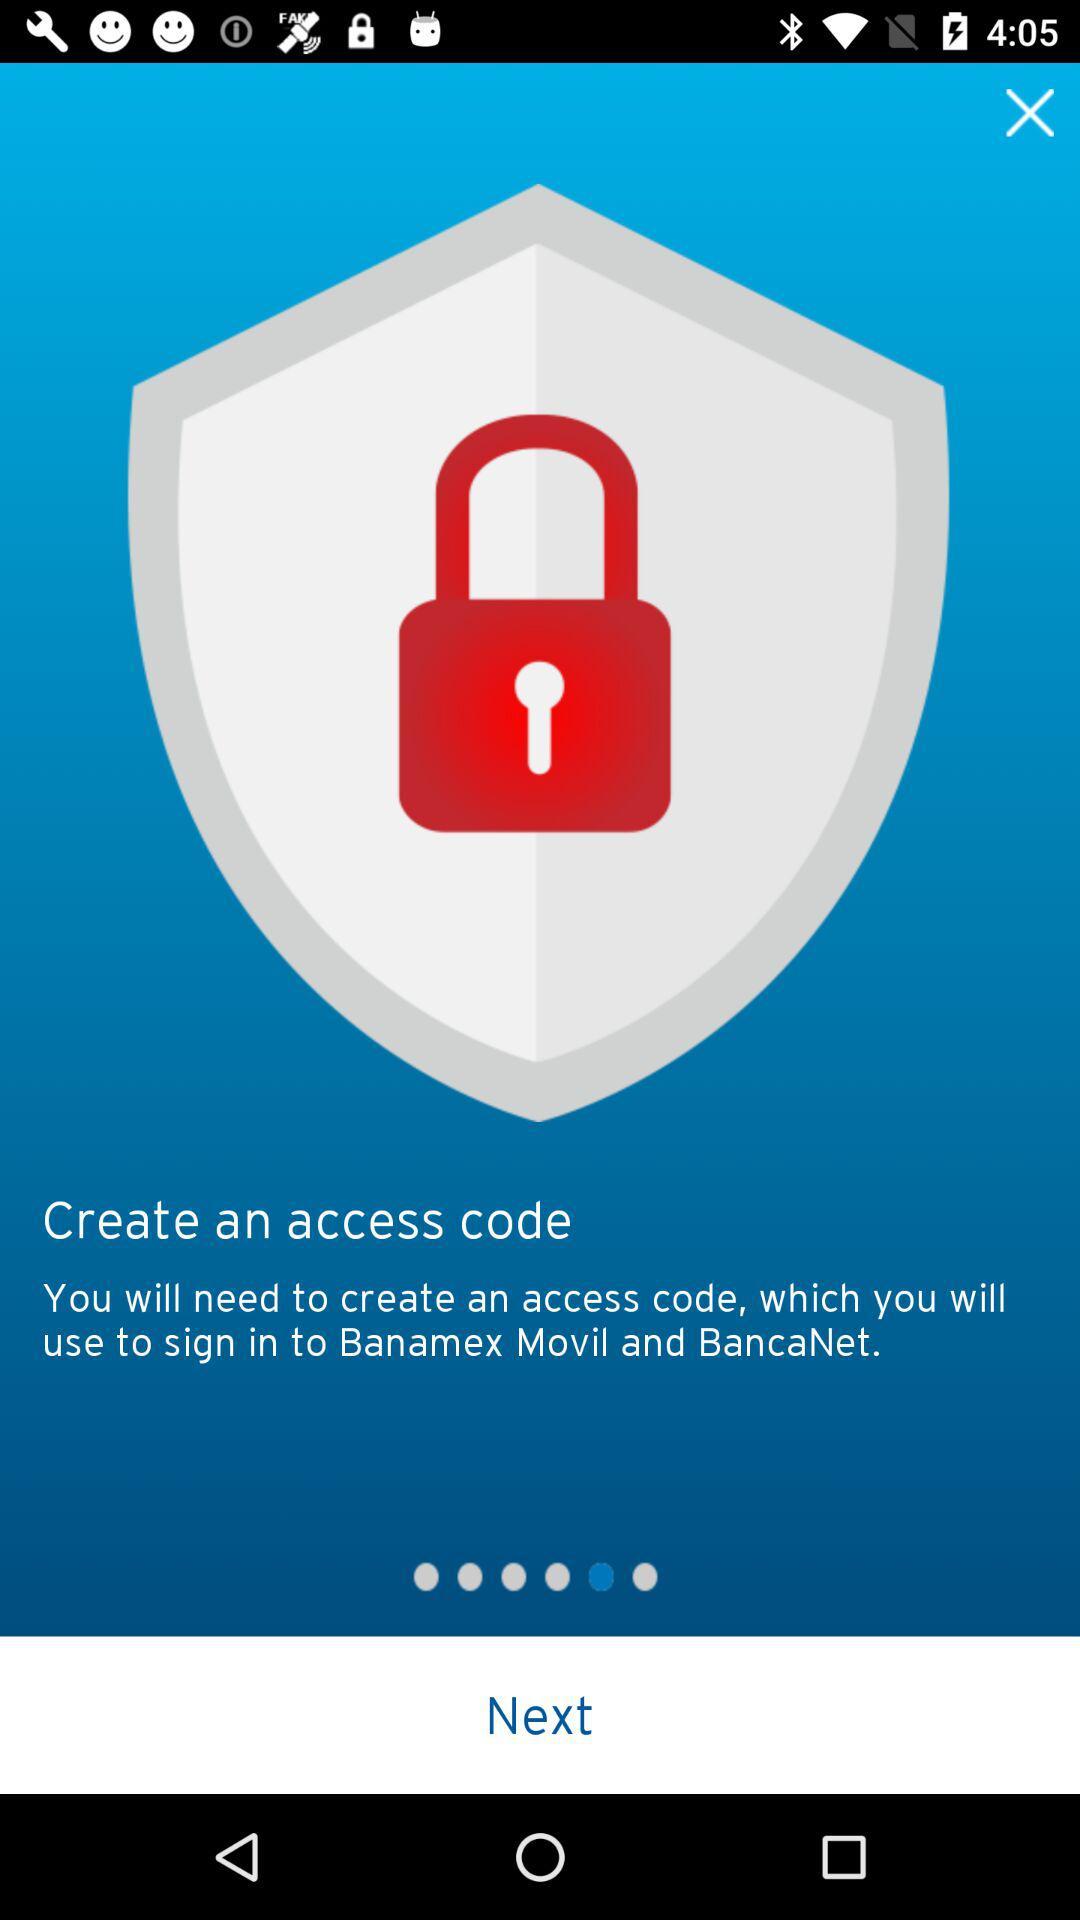 This screenshot has width=1080, height=1920. Describe the element at coordinates (1030, 111) in the screenshot. I see `app` at that location.